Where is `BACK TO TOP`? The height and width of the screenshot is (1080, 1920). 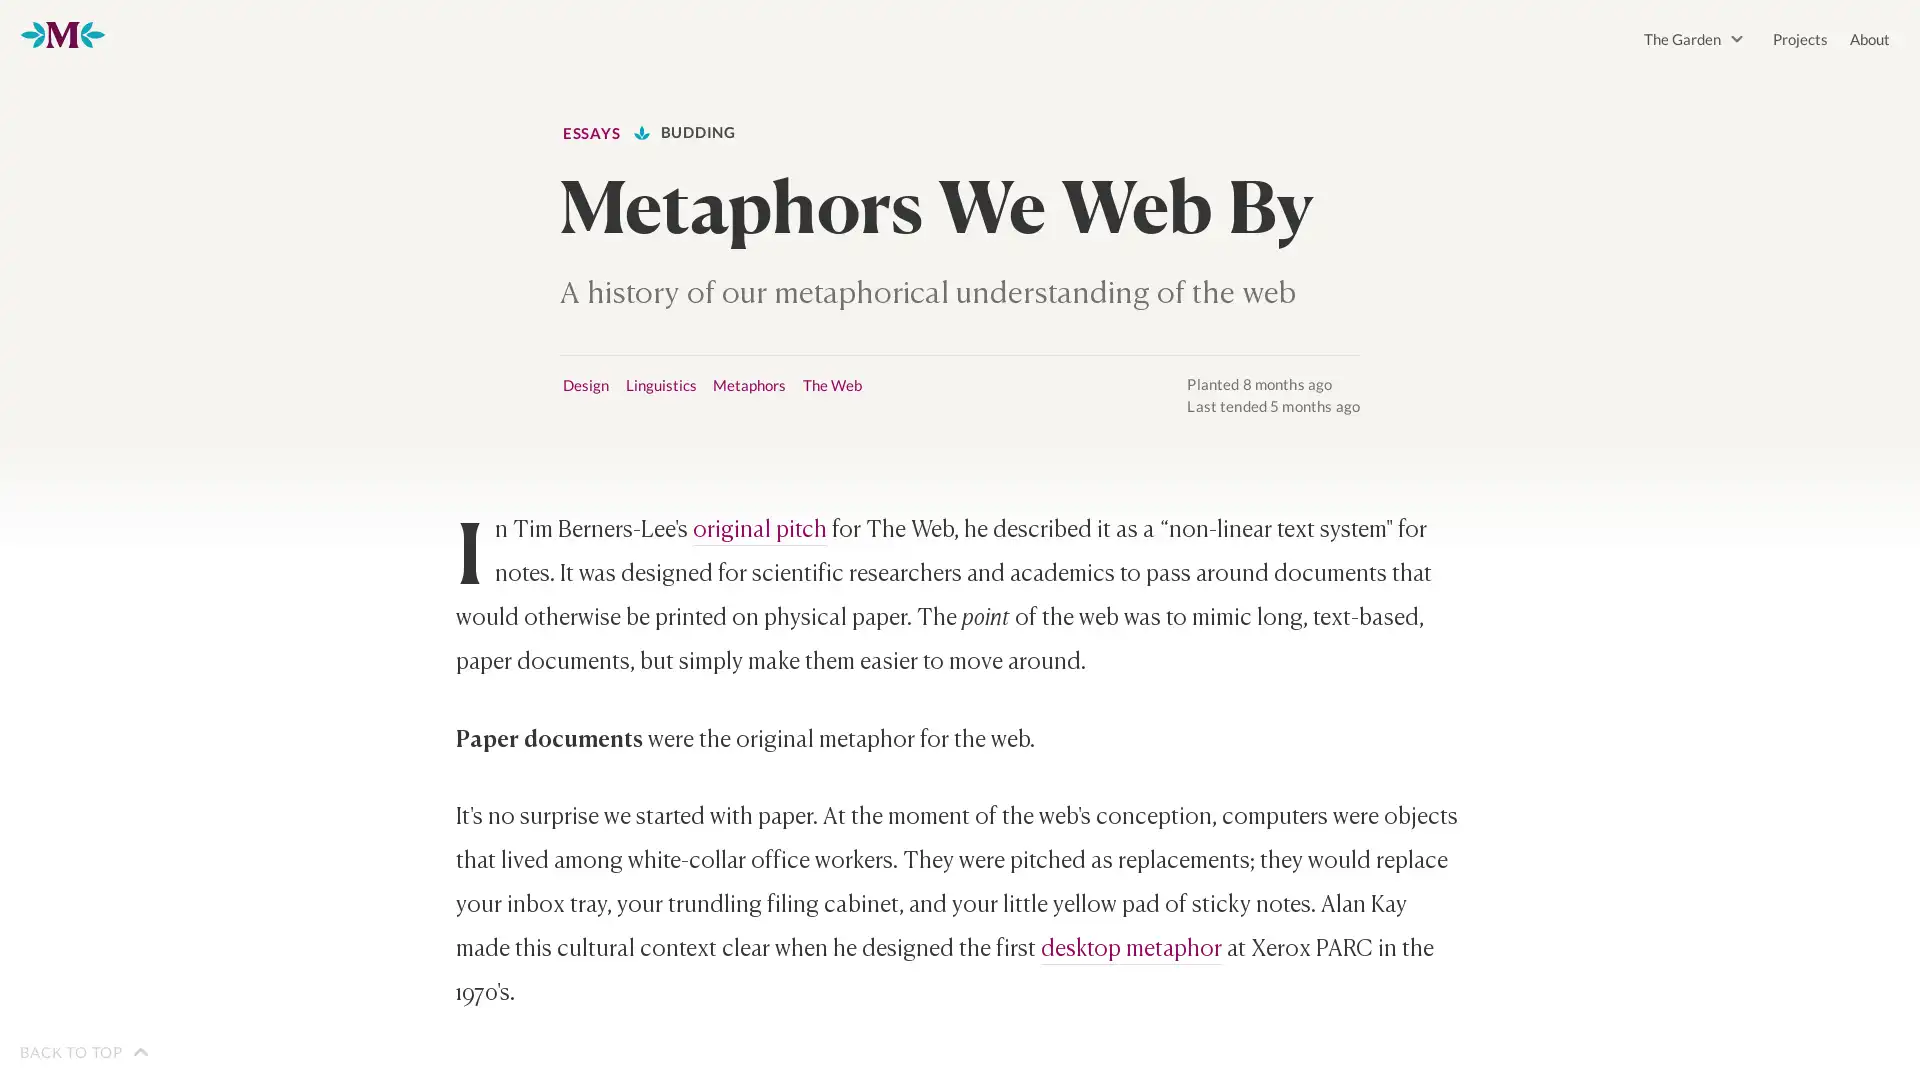 BACK TO TOP is located at coordinates (82, 1051).